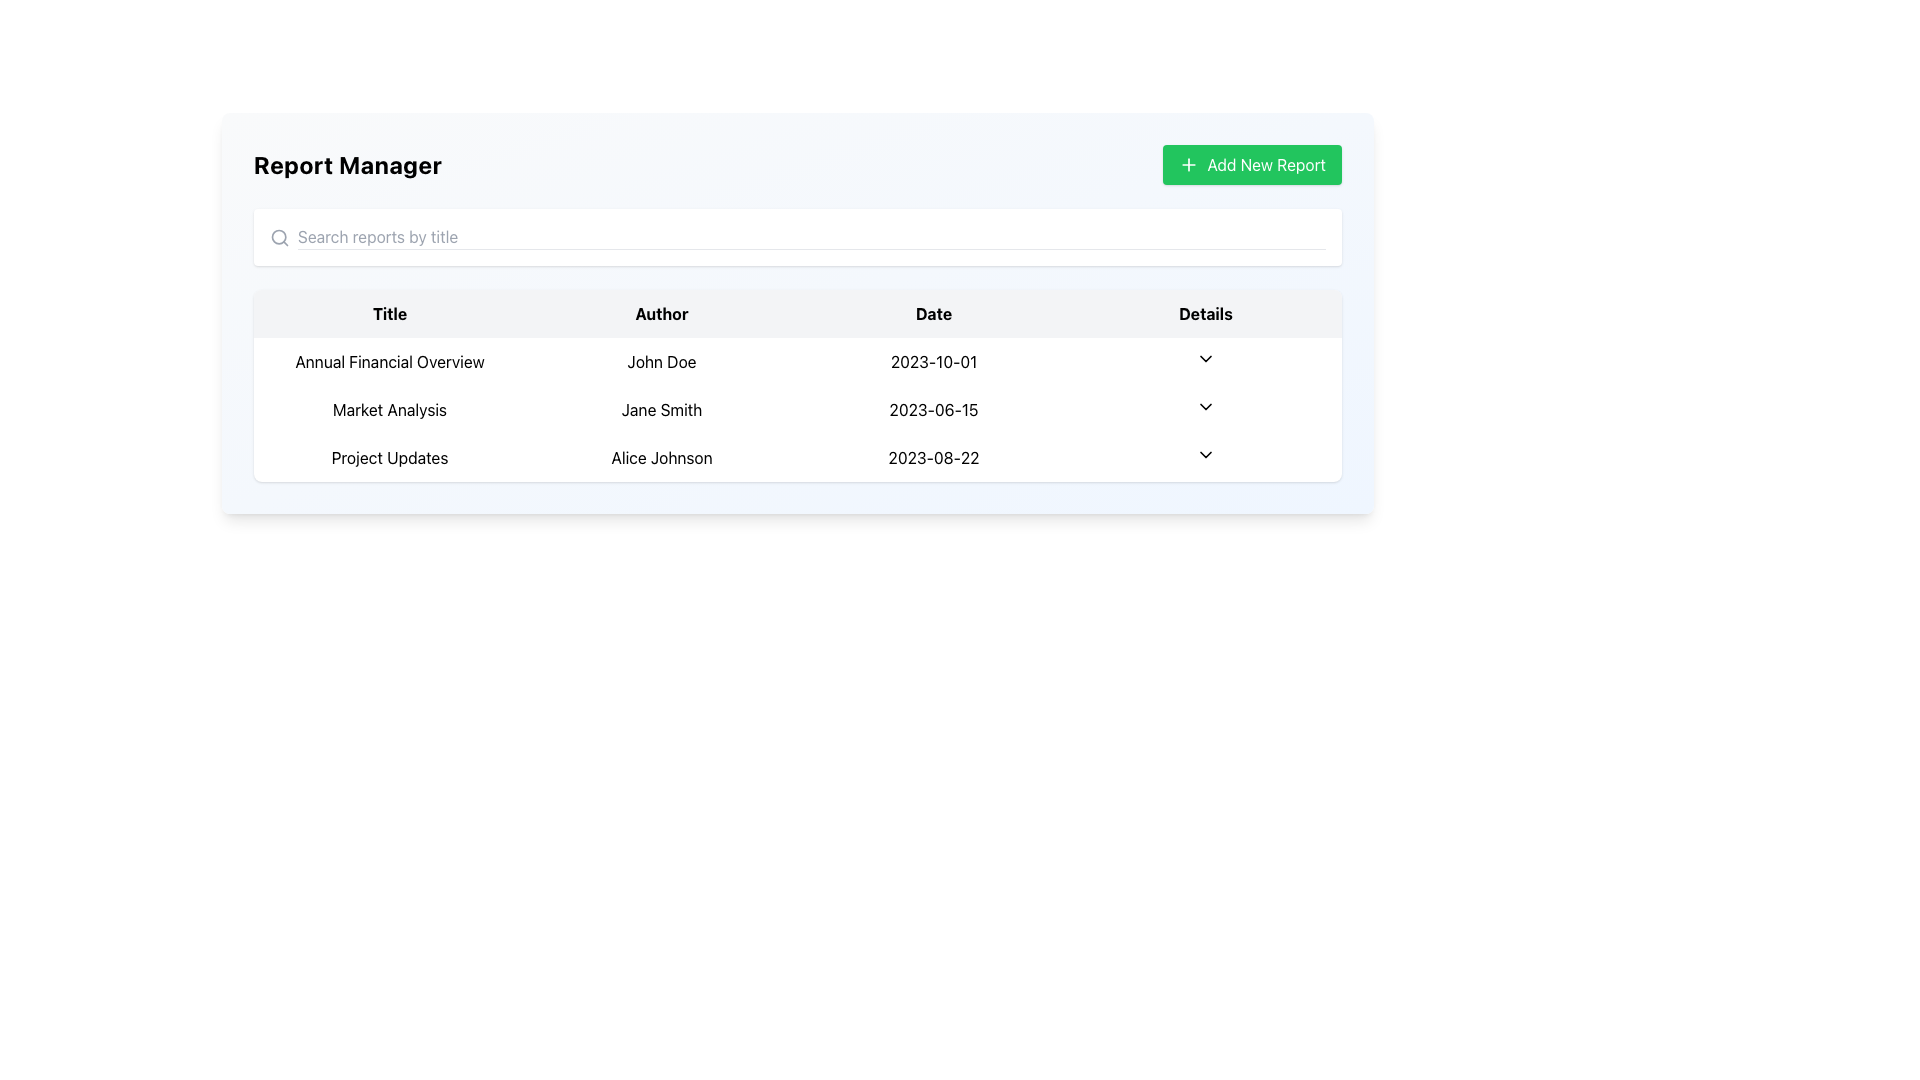 The height and width of the screenshot is (1080, 1920). I want to click on the 'Add New Report' button icon, which is located on the left side of the green button used for initiating the creation process, so click(1189, 164).